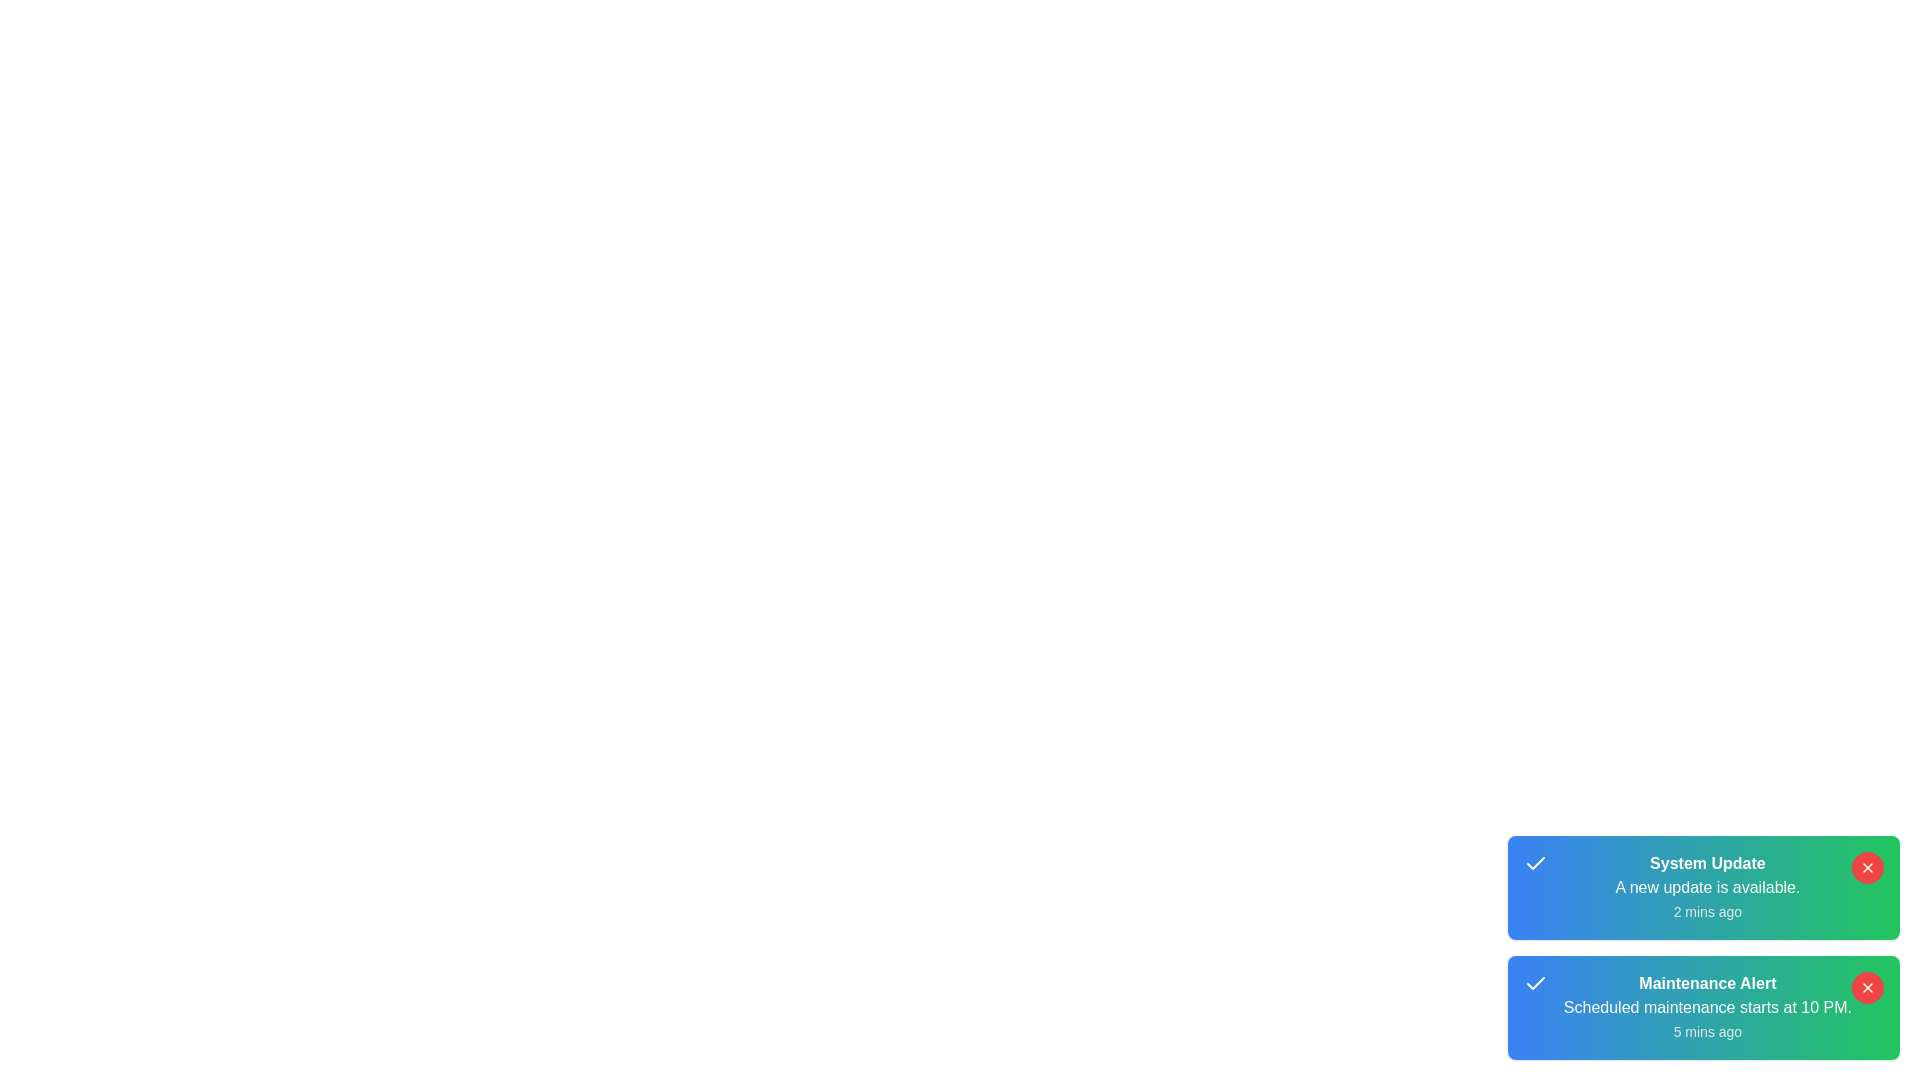 This screenshot has width=1920, height=1080. What do you see at coordinates (1702, 886) in the screenshot?
I see `the notification to expand its details` at bounding box center [1702, 886].